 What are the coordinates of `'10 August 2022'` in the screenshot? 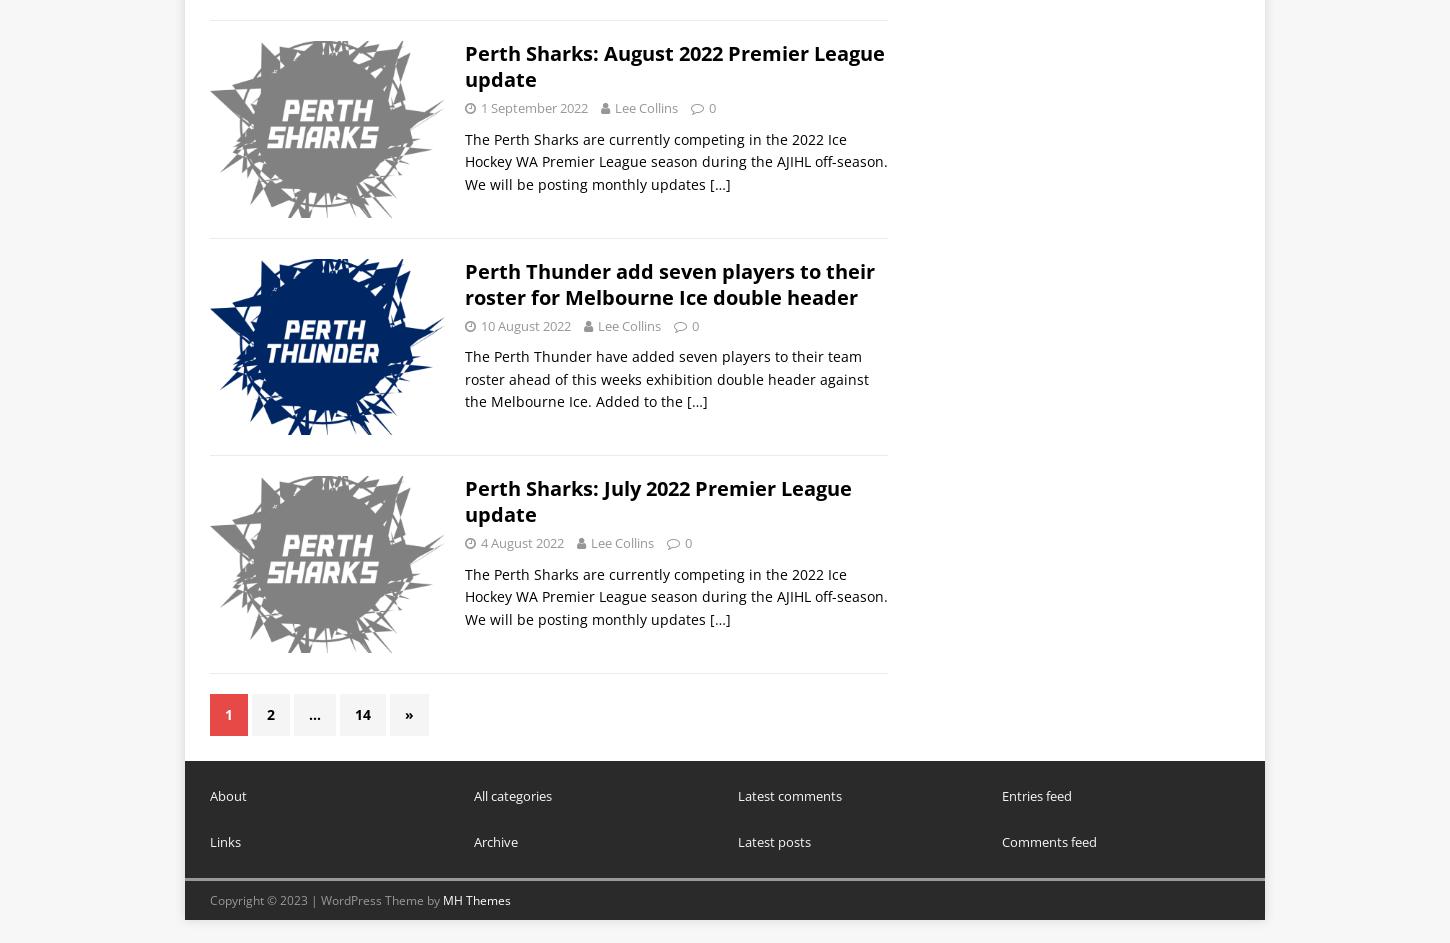 It's located at (479, 324).